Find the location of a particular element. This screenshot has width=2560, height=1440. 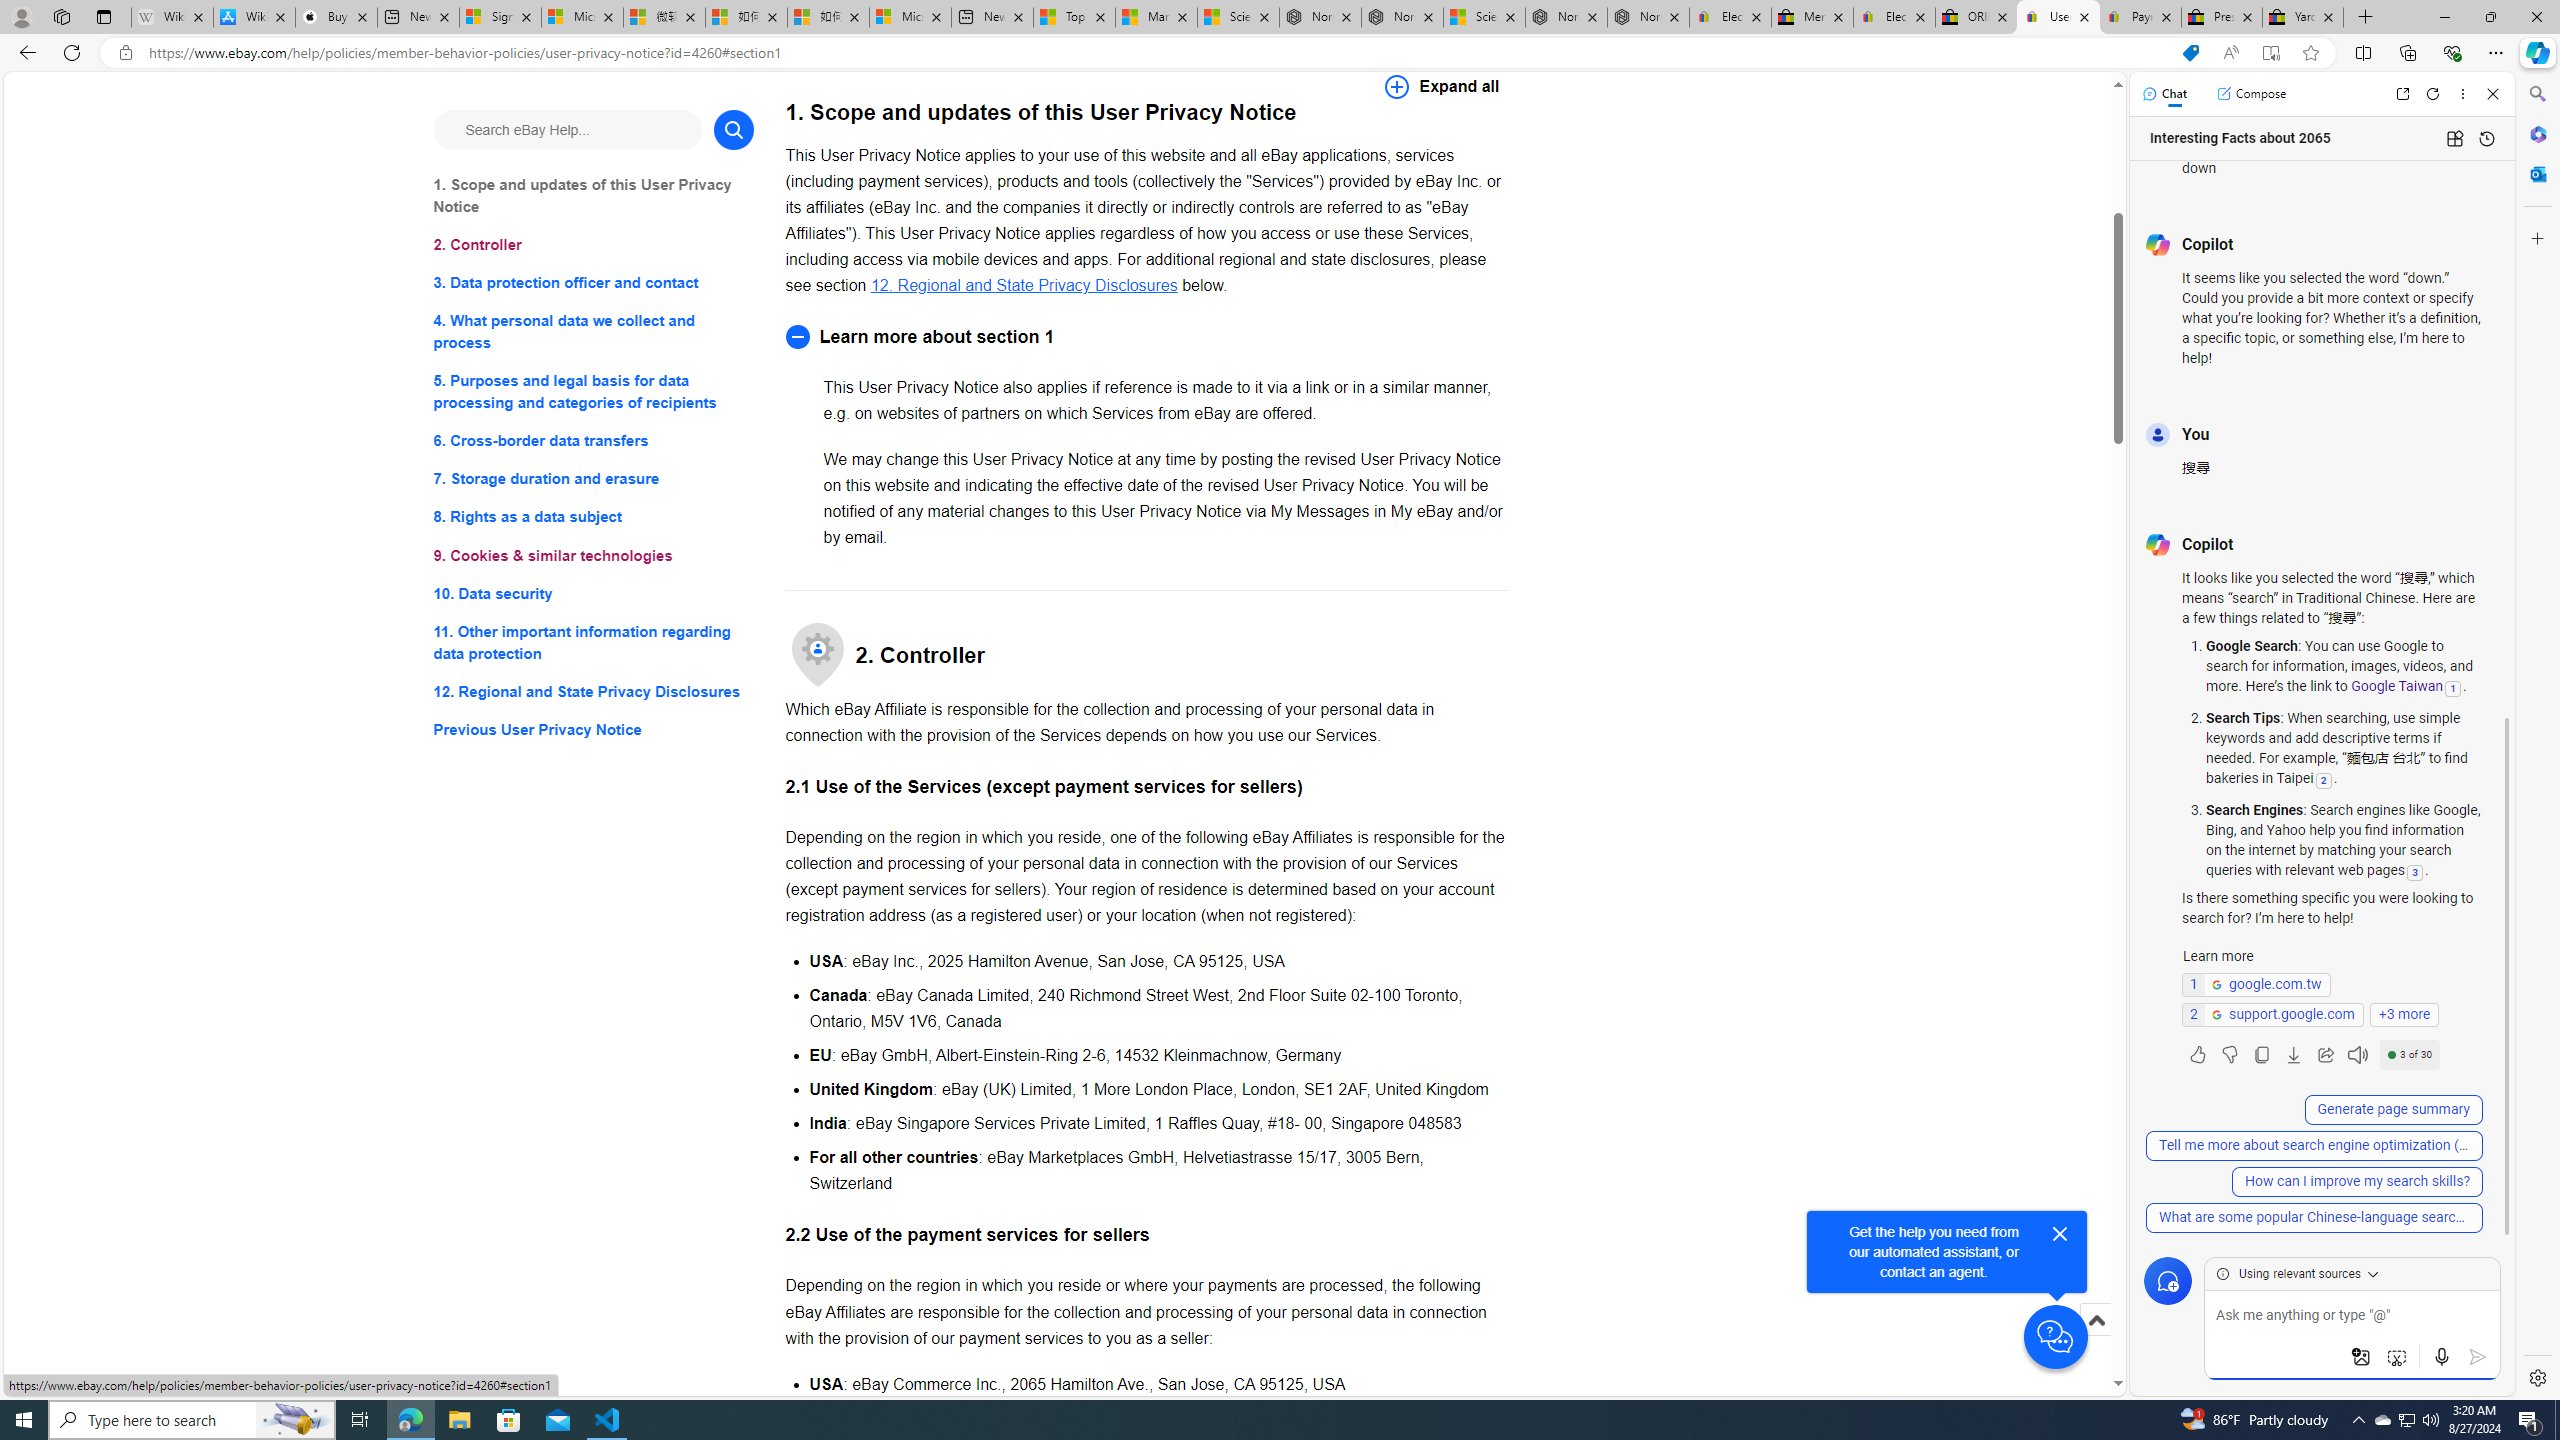

'Chat' is located at coordinates (2164, 92).